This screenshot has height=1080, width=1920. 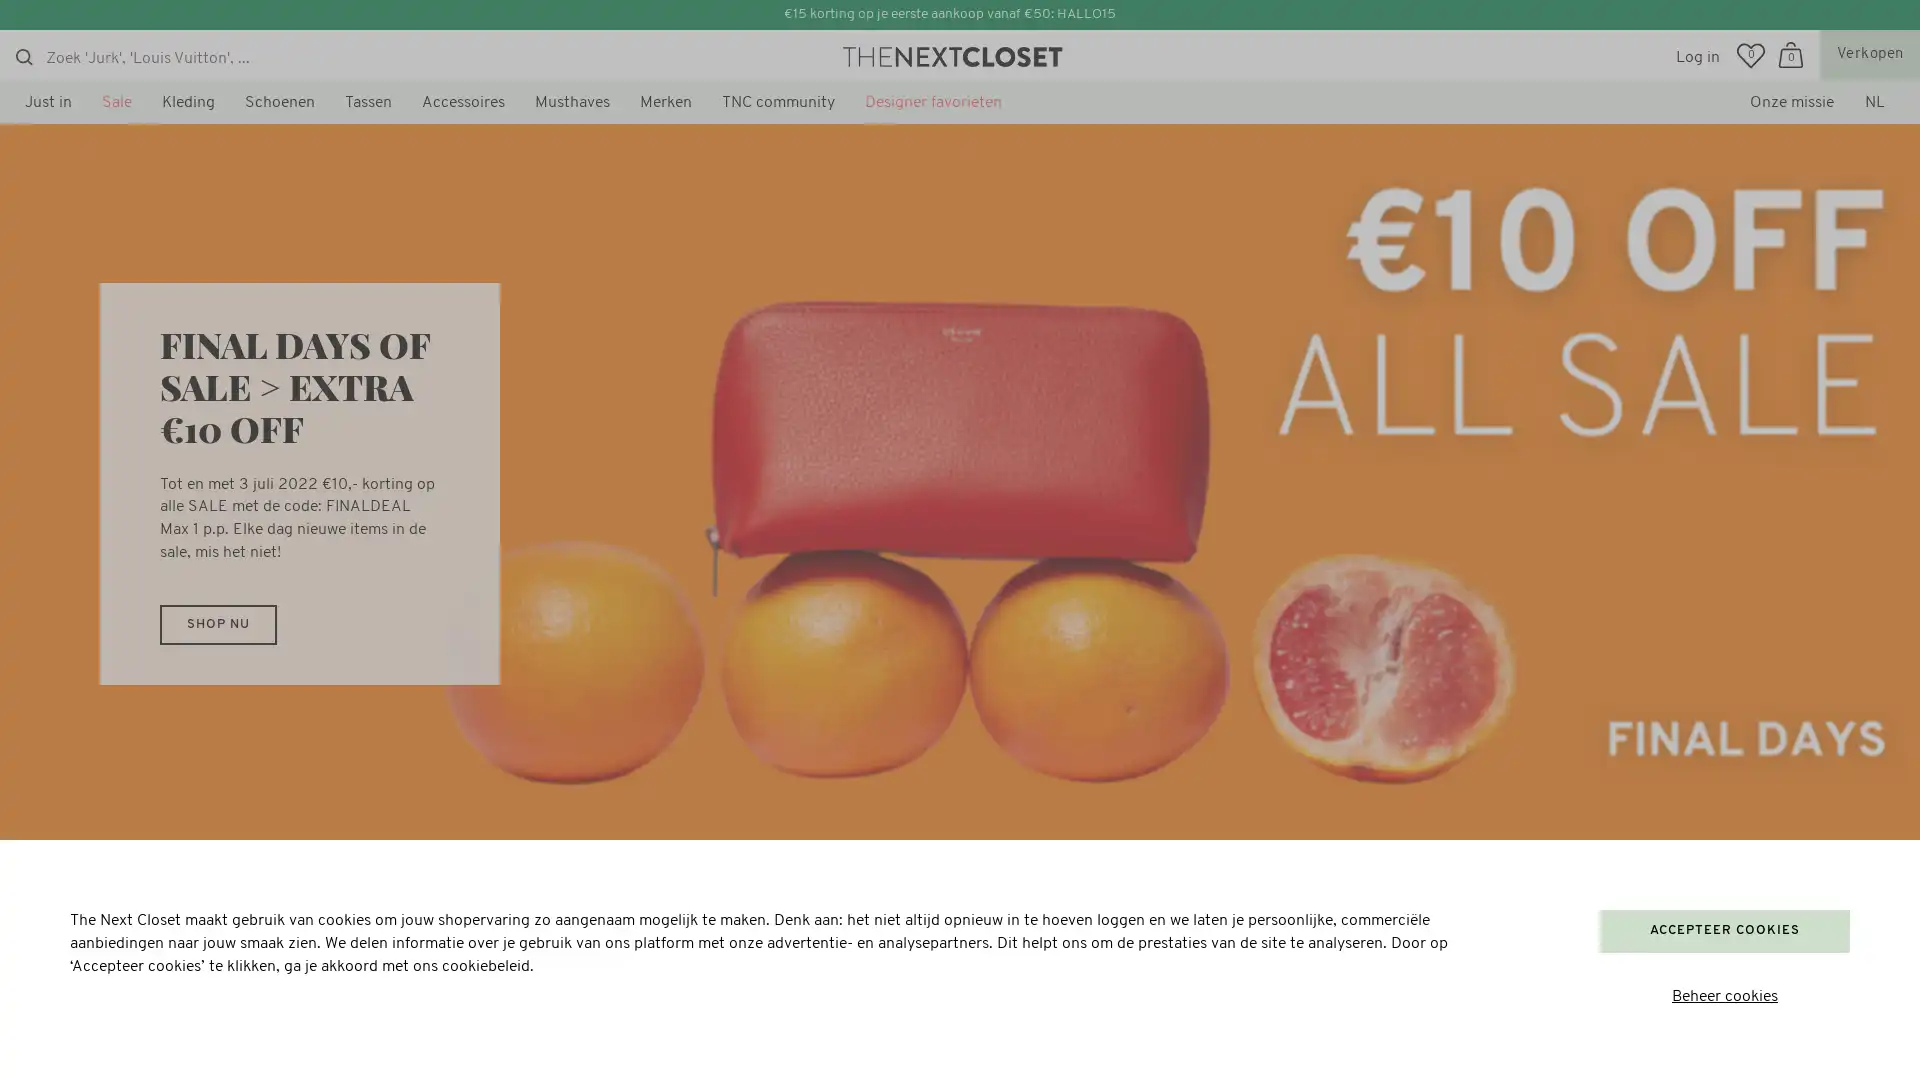 What do you see at coordinates (66, 1039) in the screenshot?
I see `Chat` at bounding box center [66, 1039].